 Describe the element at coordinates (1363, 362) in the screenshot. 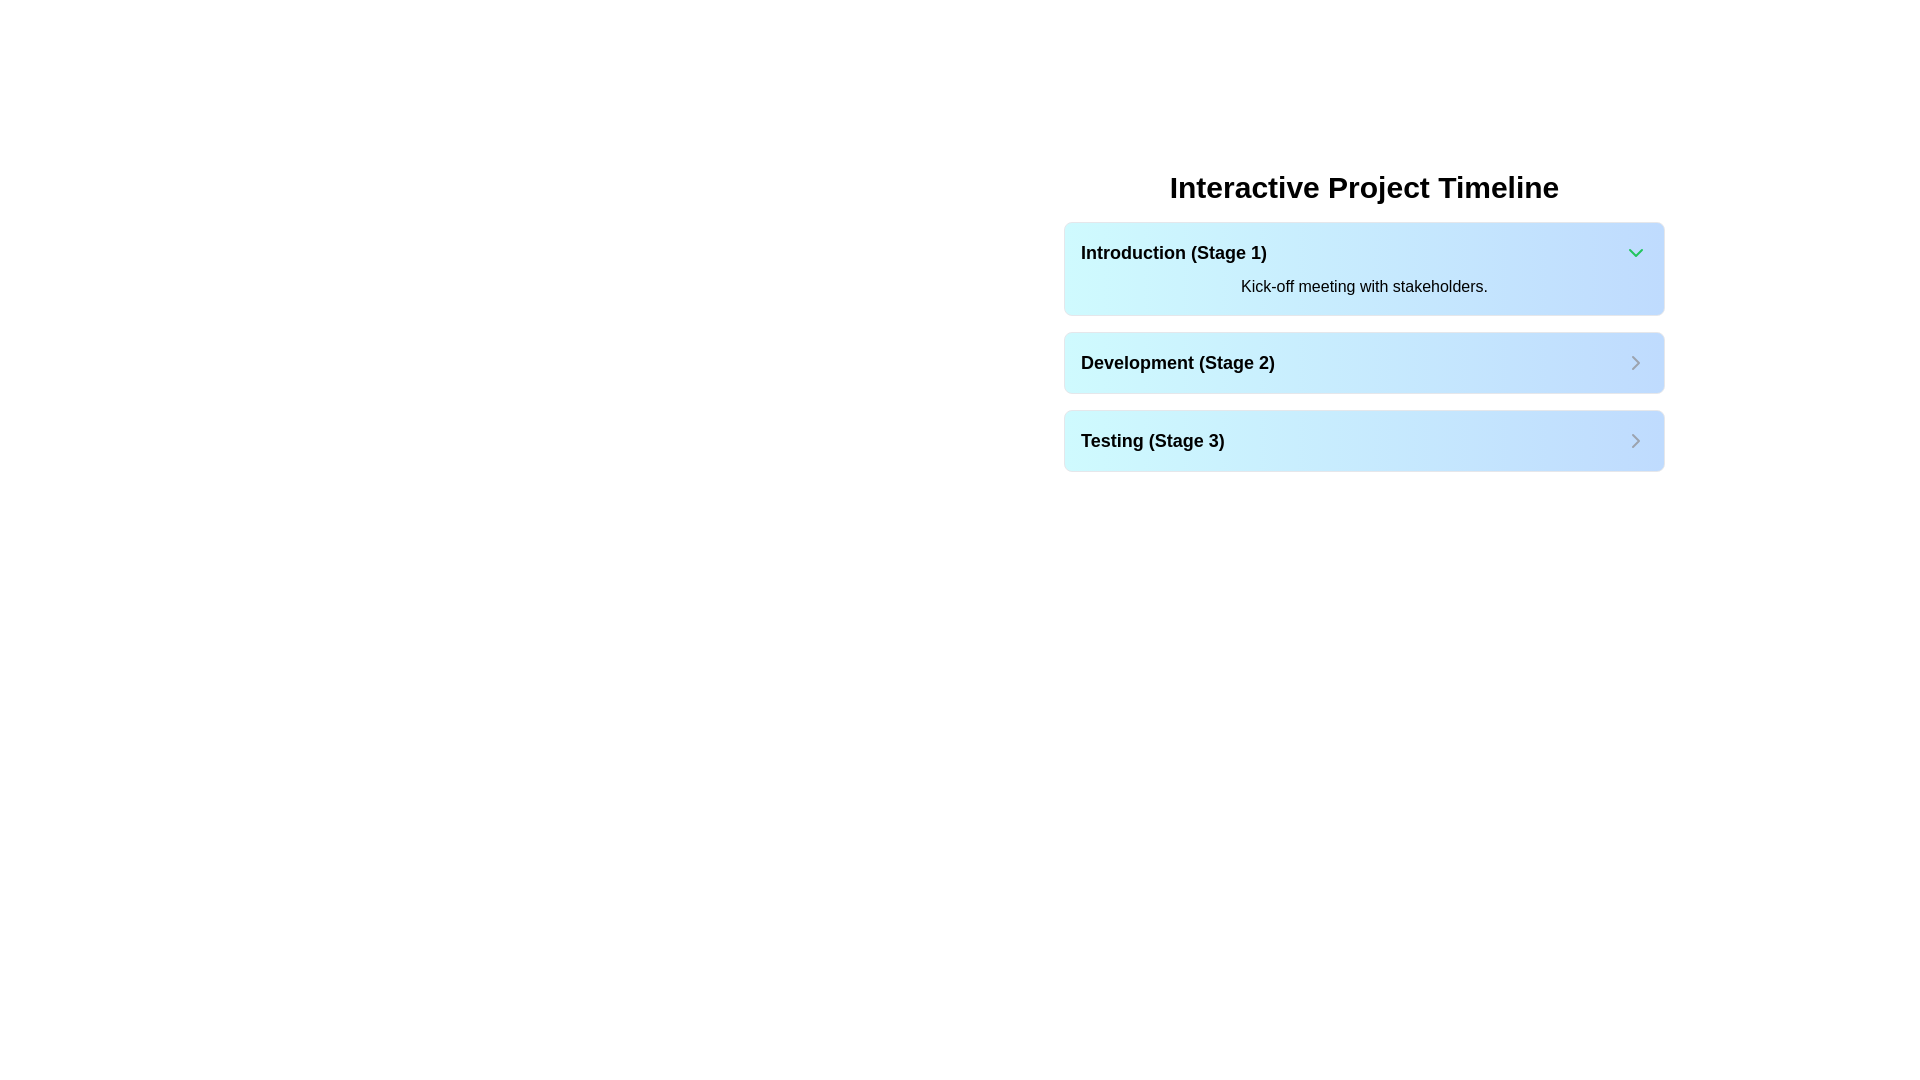

I see `the horizontally-oriented section labeled 'Development (Stage 2)'` at that location.